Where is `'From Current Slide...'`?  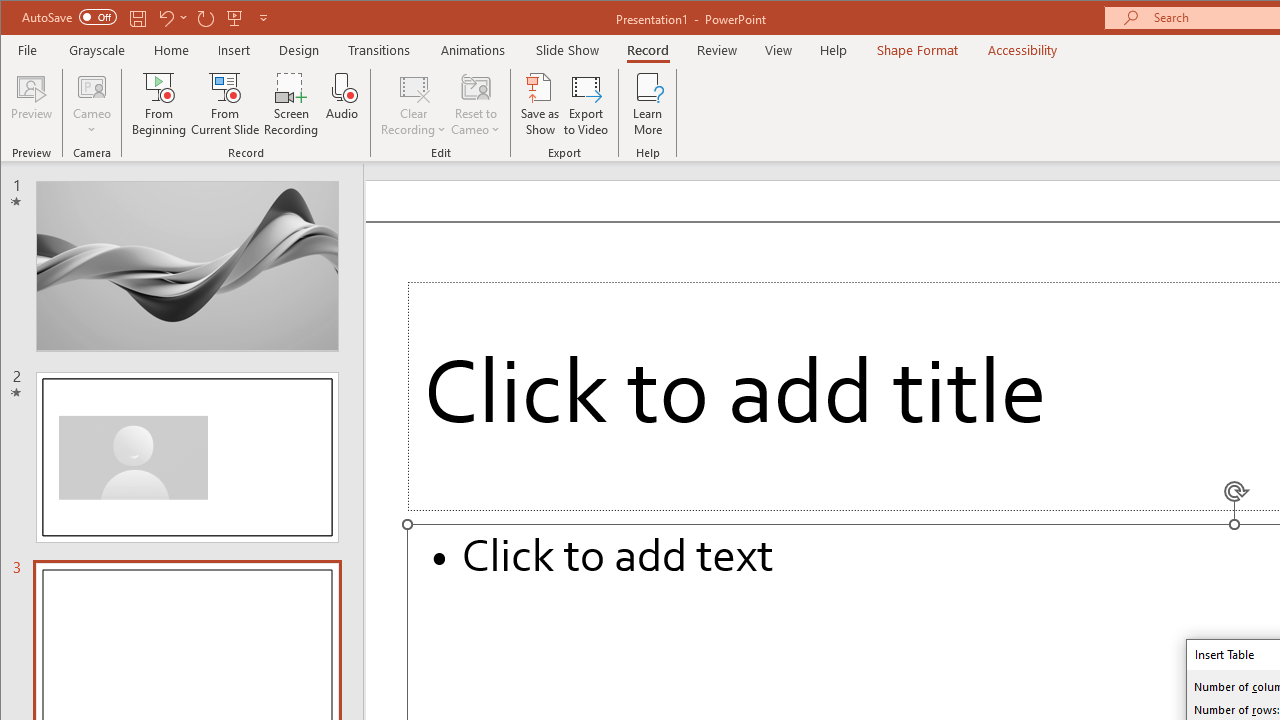
'From Current Slide...' is located at coordinates (225, 104).